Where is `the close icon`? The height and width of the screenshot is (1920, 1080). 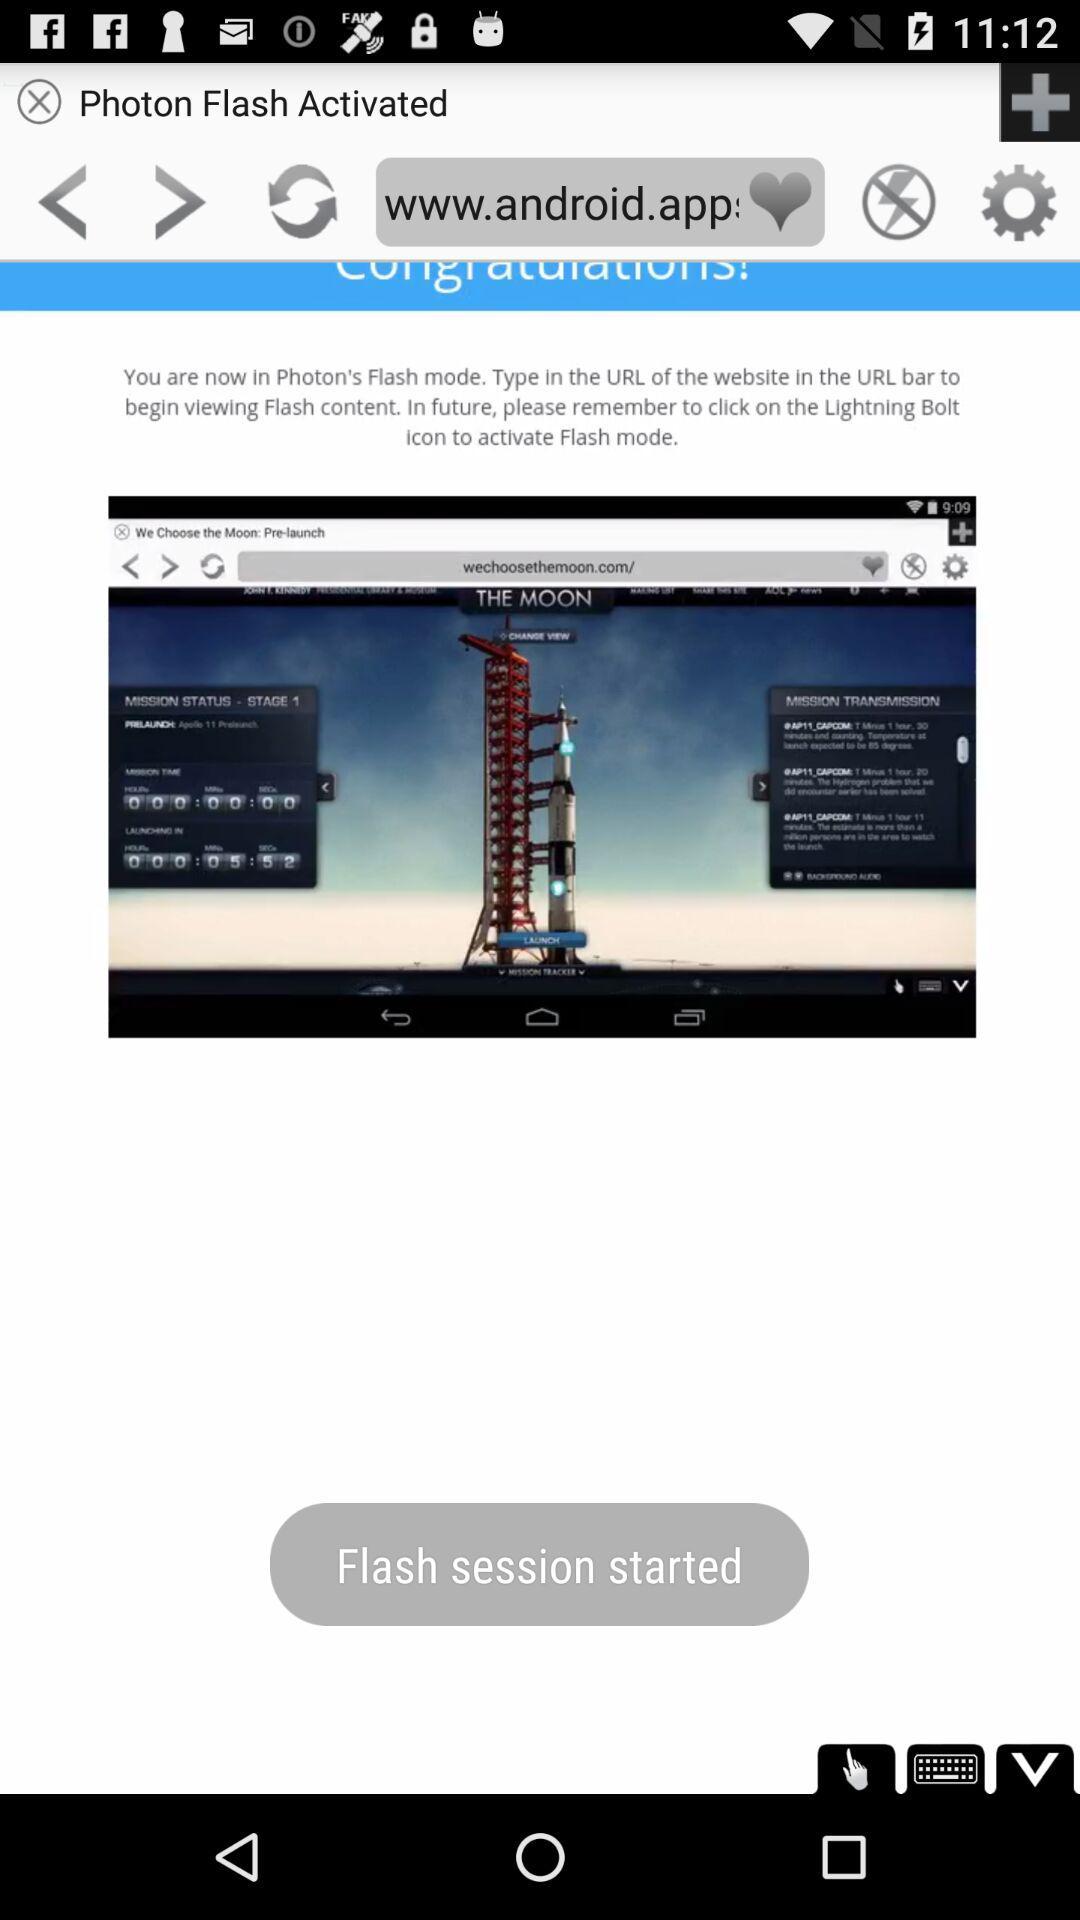 the close icon is located at coordinates (39, 108).